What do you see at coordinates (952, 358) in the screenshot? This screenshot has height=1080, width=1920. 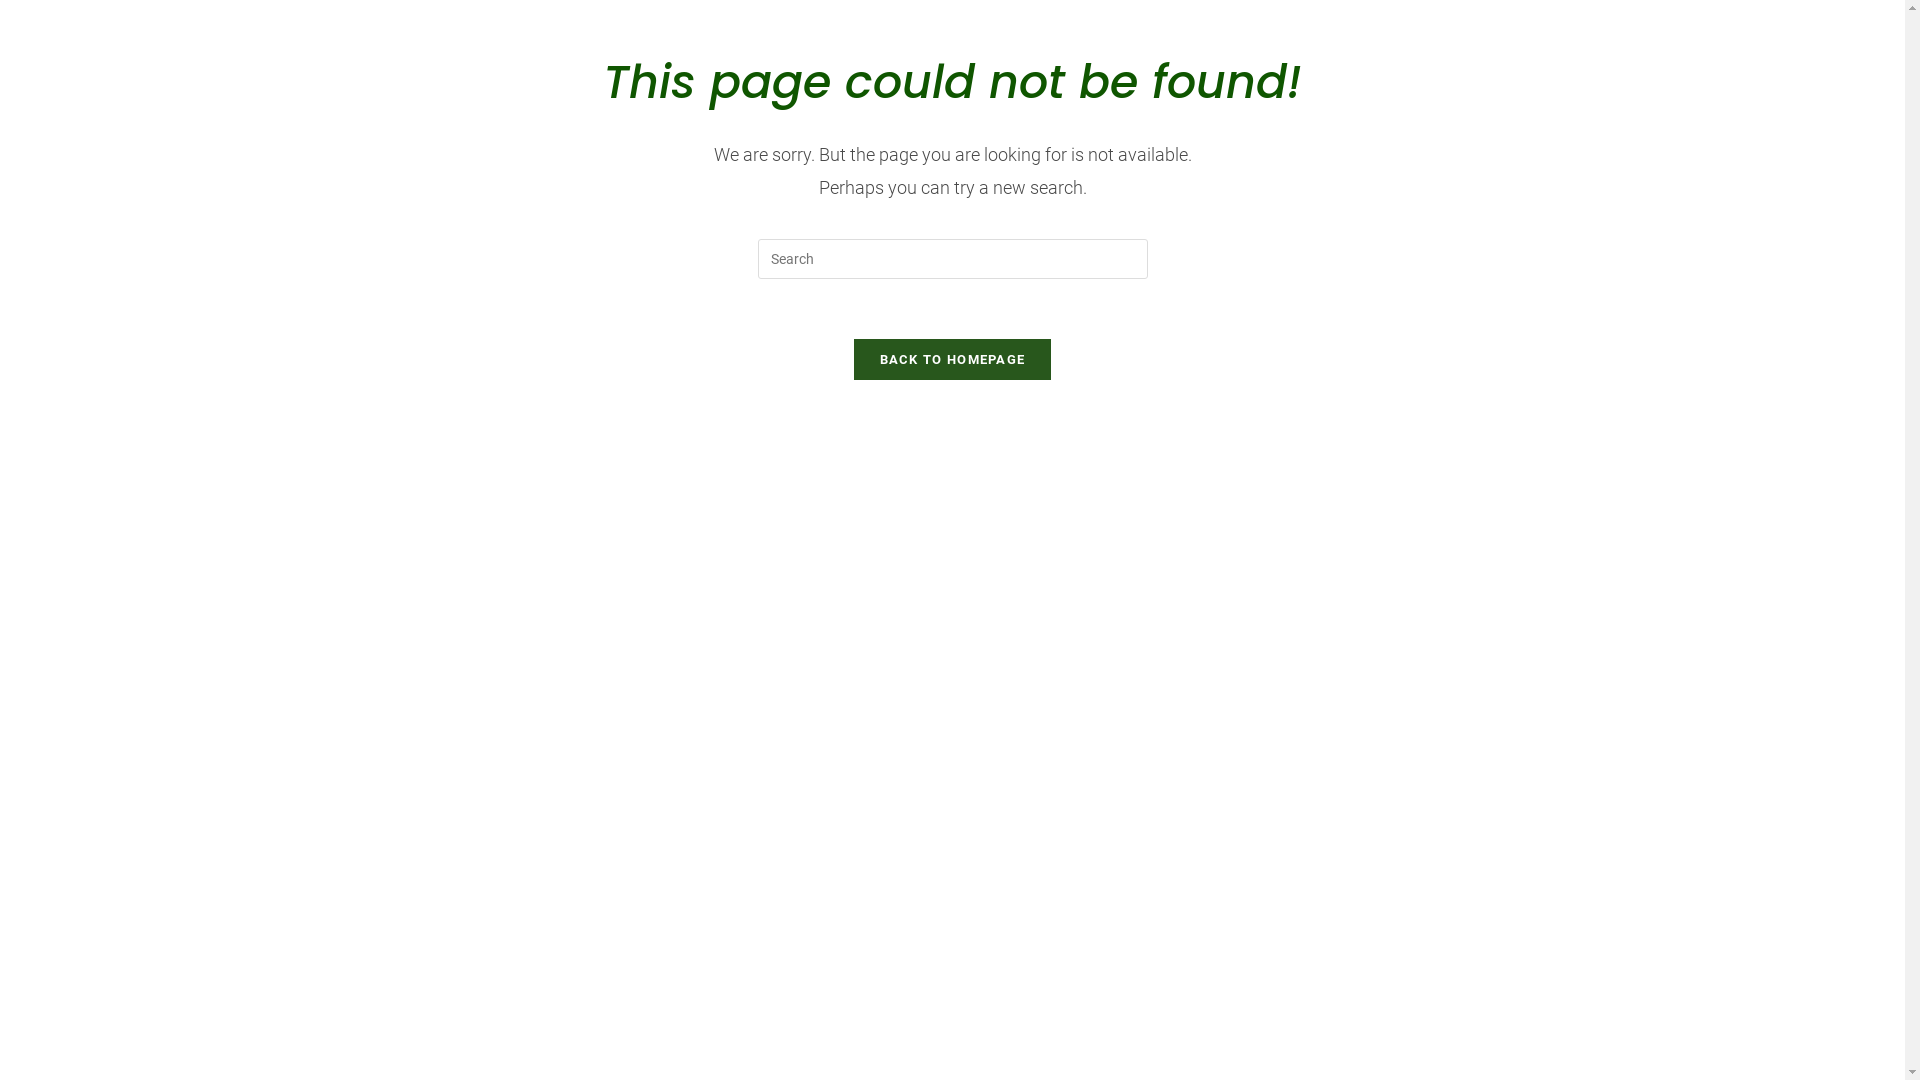 I see `'BACK TO HOMEPAGE'` at bounding box center [952, 358].